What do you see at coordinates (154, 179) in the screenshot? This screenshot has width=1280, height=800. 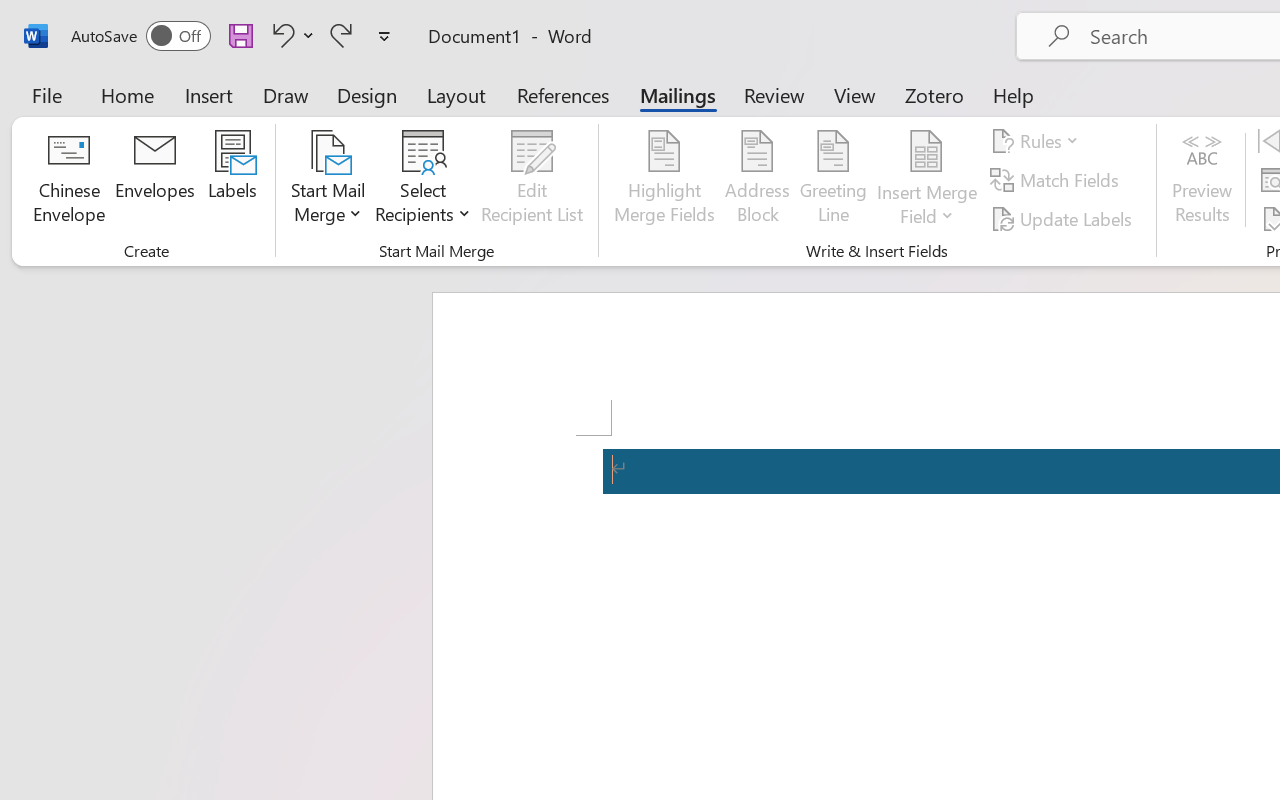 I see `'Envelopes...'` at bounding box center [154, 179].